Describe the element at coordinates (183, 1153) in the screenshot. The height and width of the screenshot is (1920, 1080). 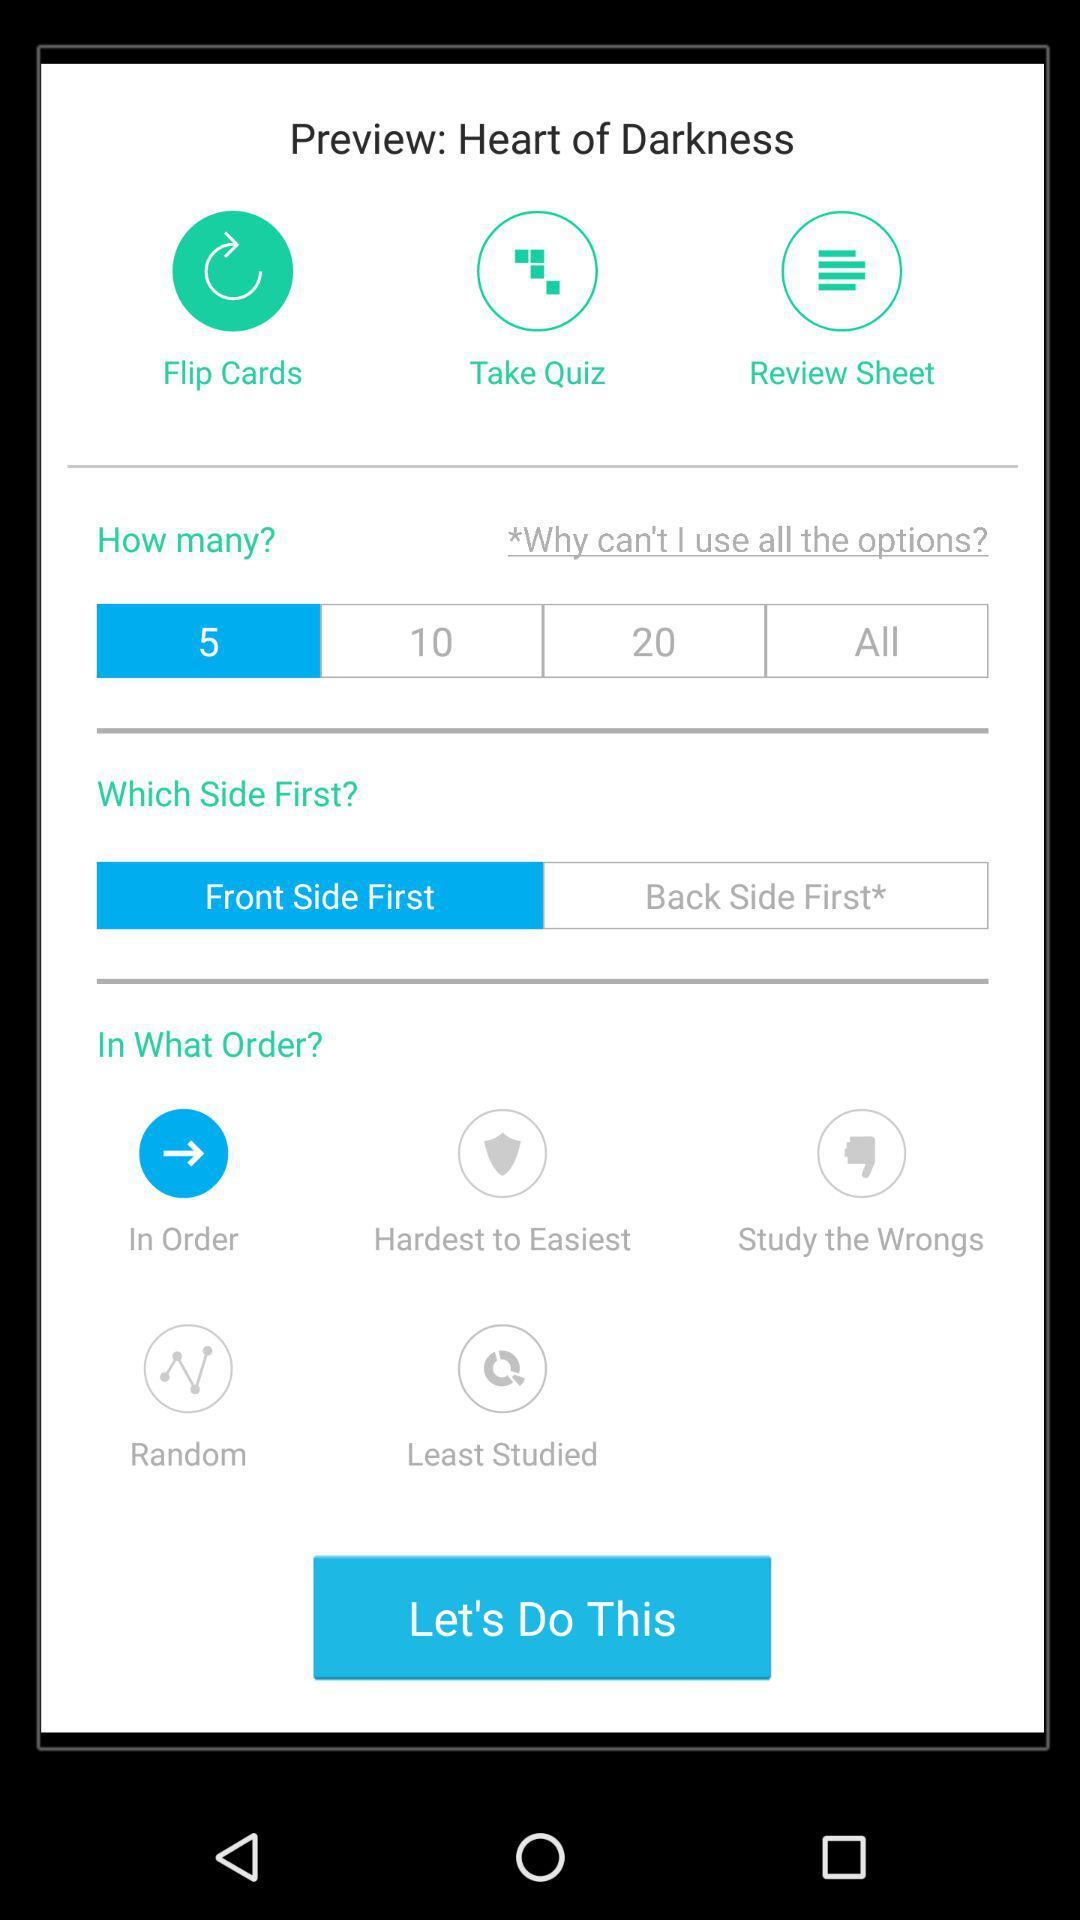
I see `descending` at that location.